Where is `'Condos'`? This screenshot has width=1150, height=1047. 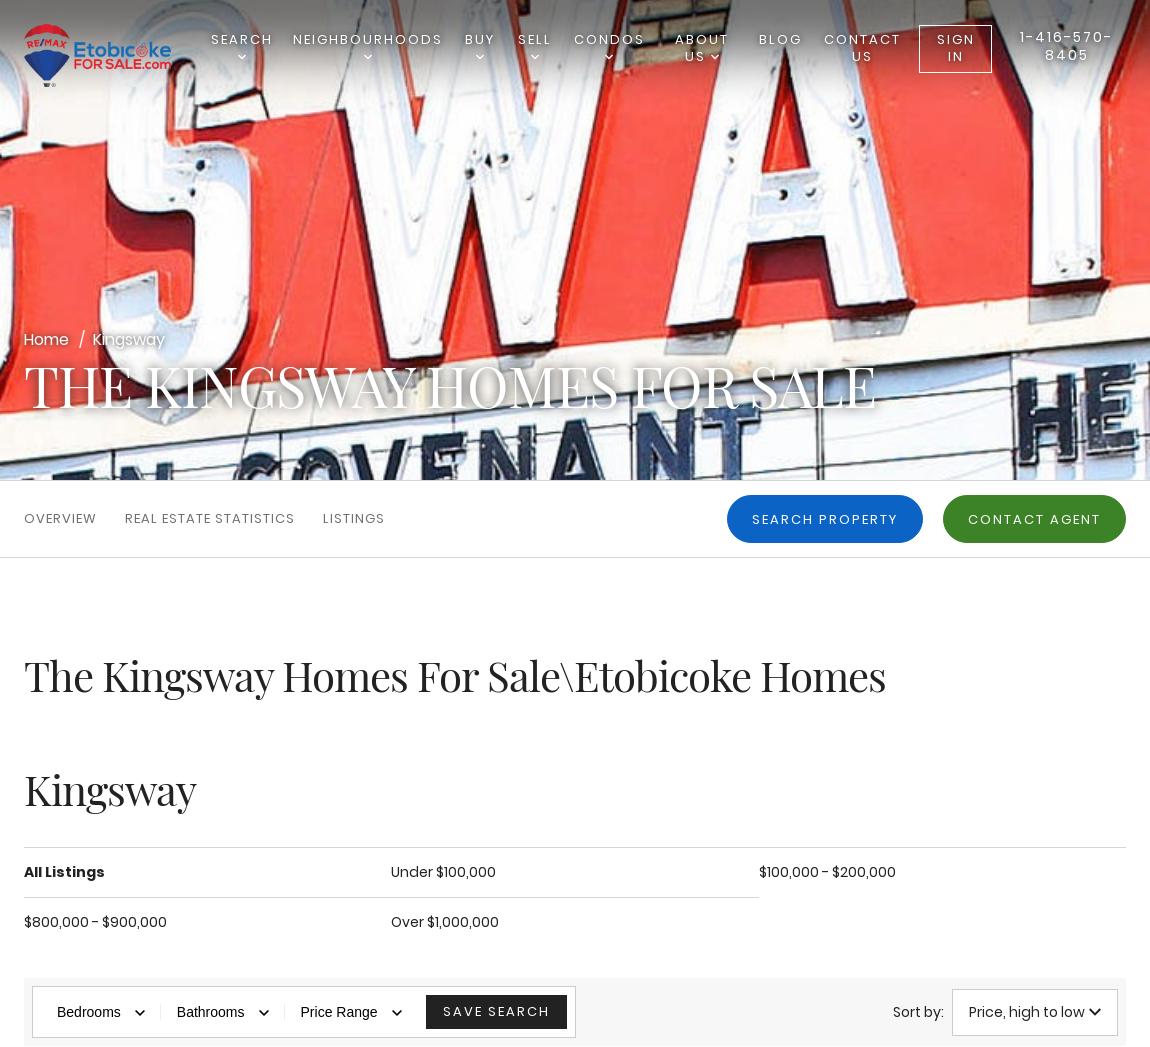 'Condos' is located at coordinates (607, 38).